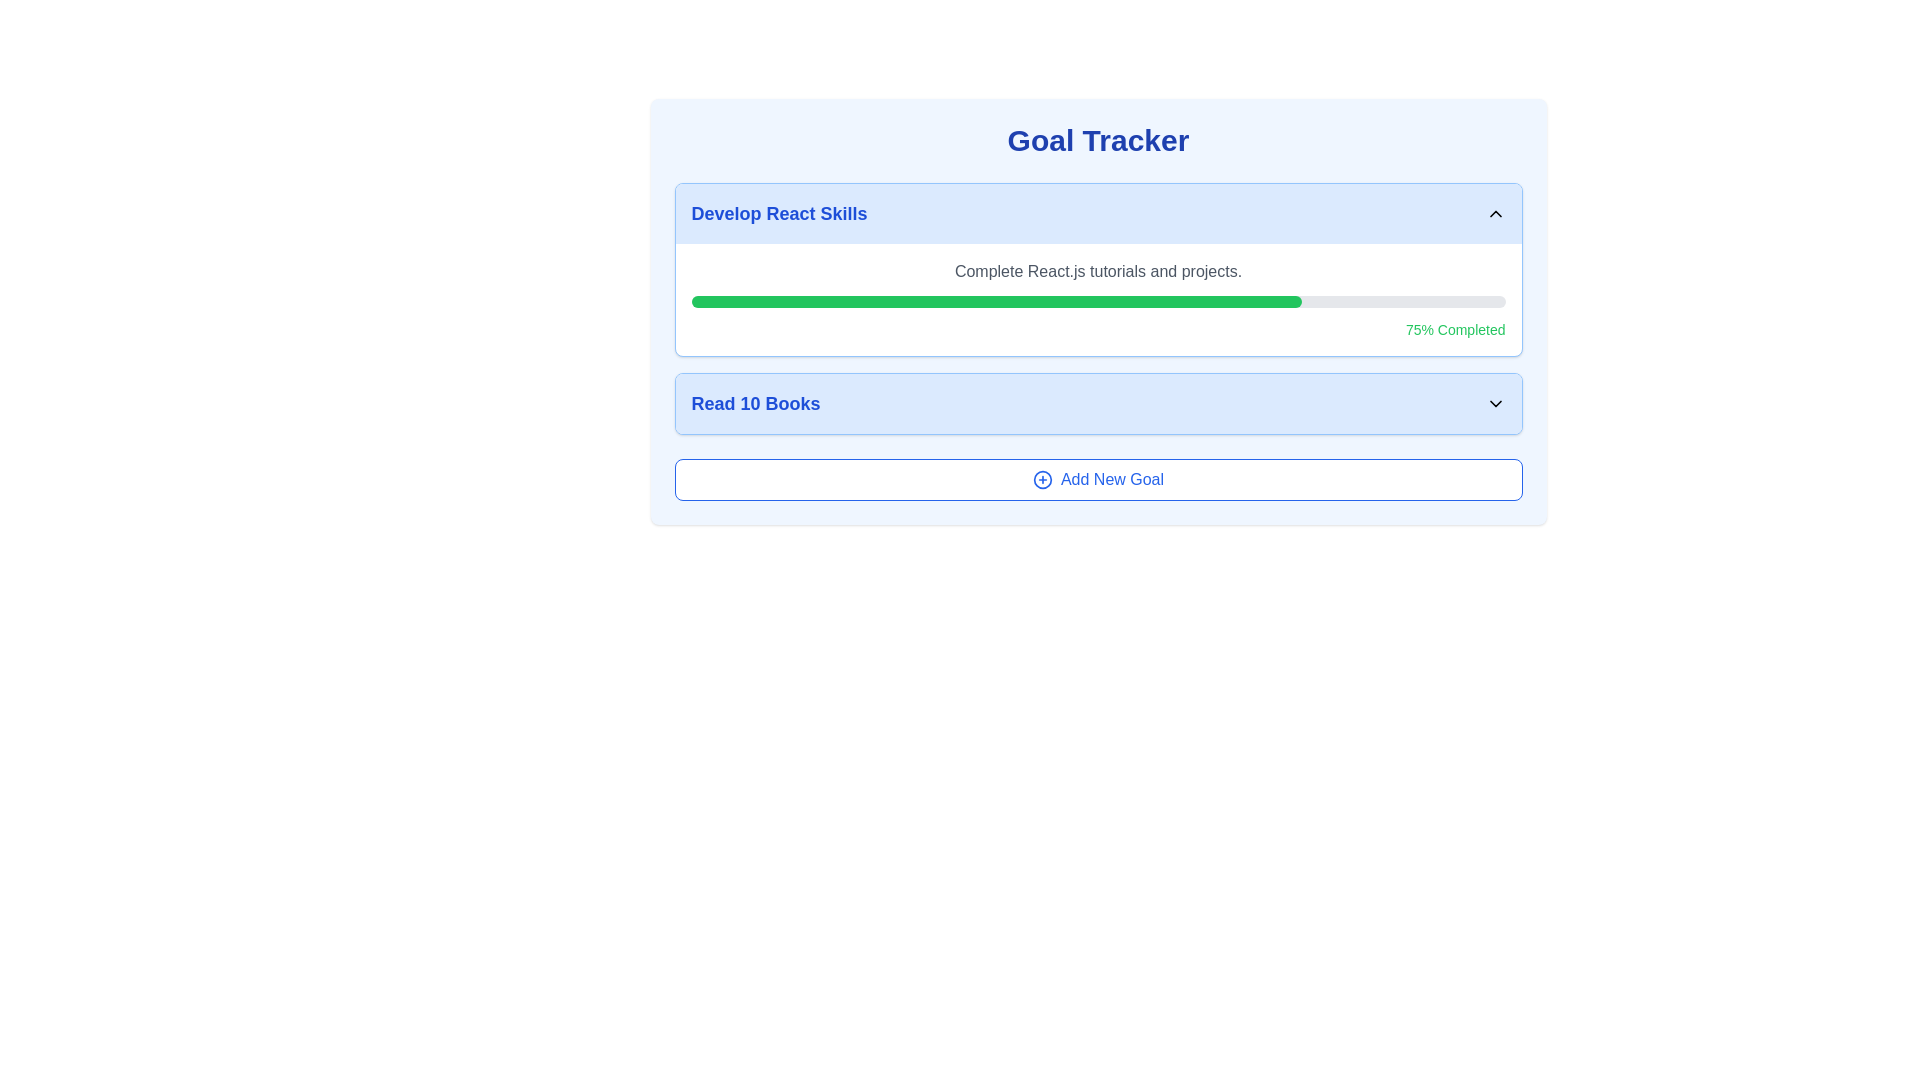 The image size is (1920, 1080). Describe the element at coordinates (778, 213) in the screenshot. I see `the title text of a specific goal in the goal-tracking application, located in the top-left portion of its card` at that location.